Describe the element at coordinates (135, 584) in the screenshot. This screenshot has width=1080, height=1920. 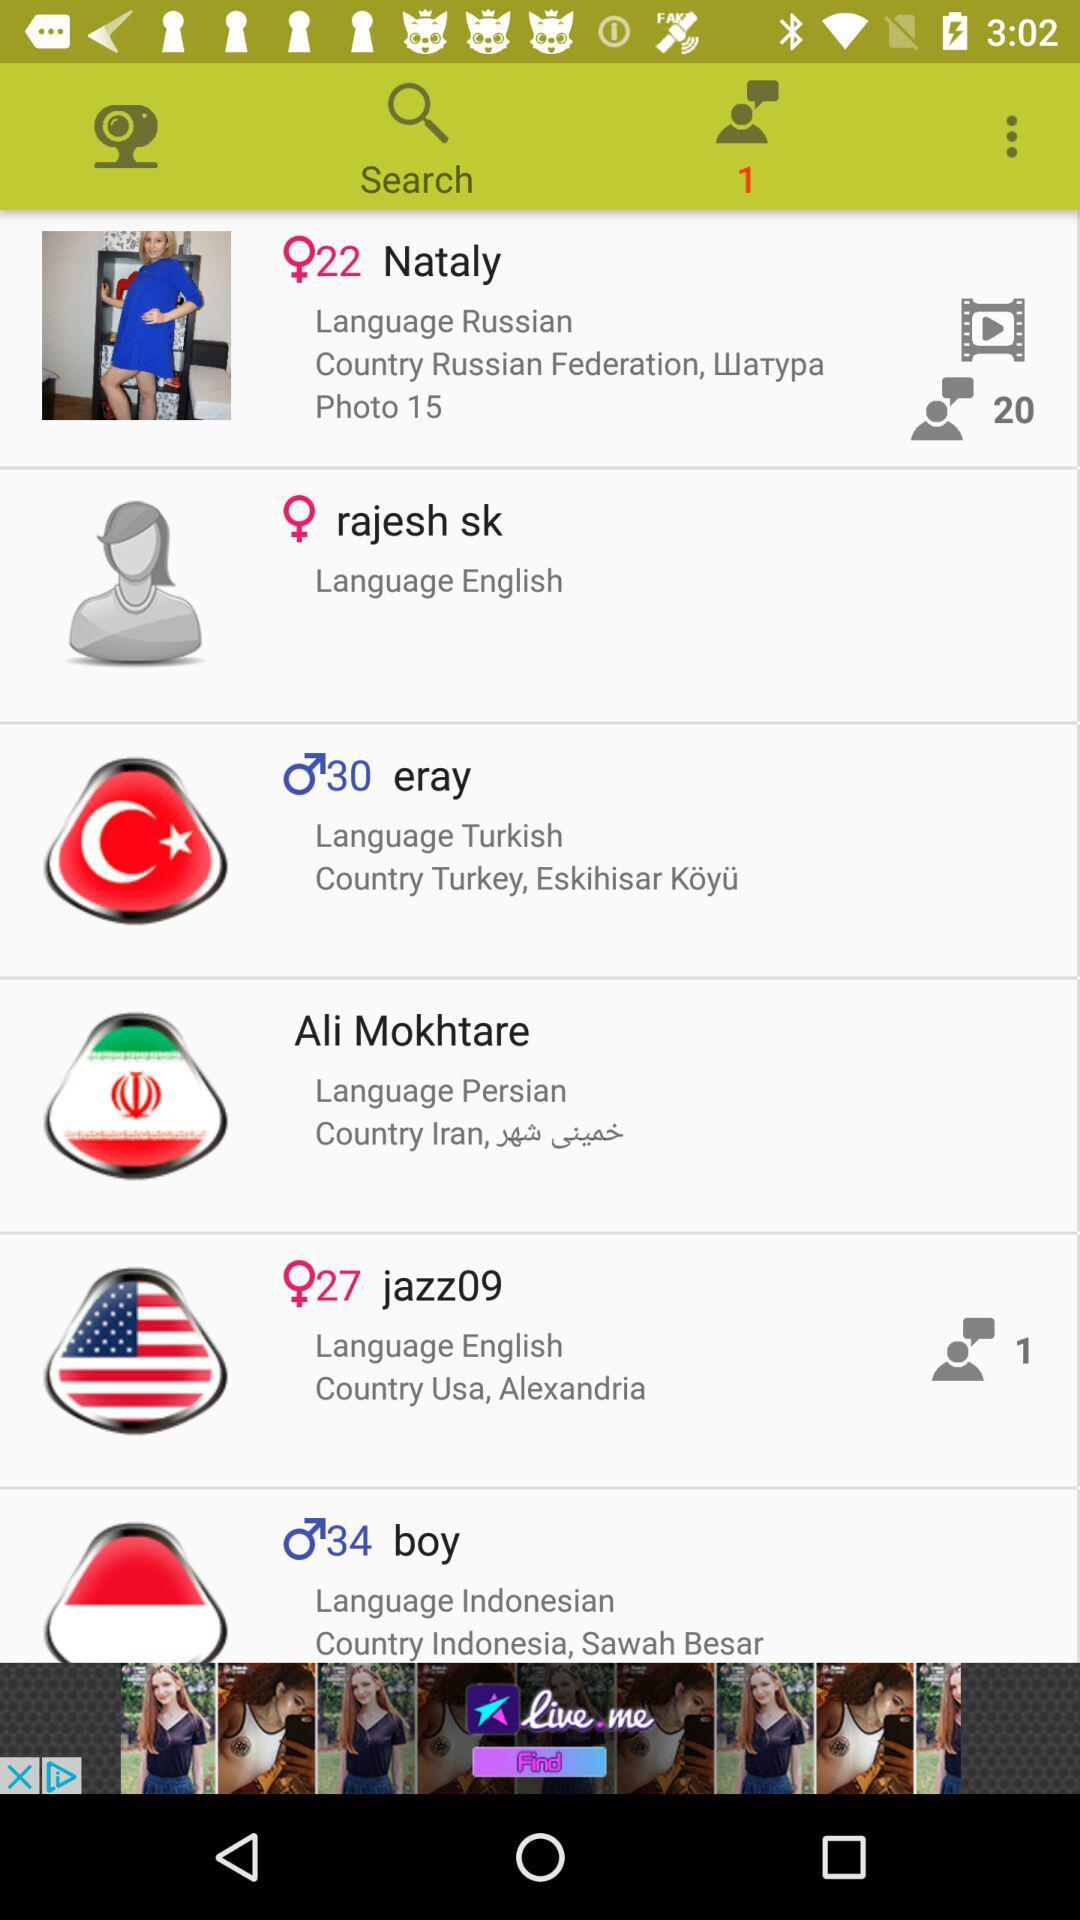
I see `avater icon` at that location.